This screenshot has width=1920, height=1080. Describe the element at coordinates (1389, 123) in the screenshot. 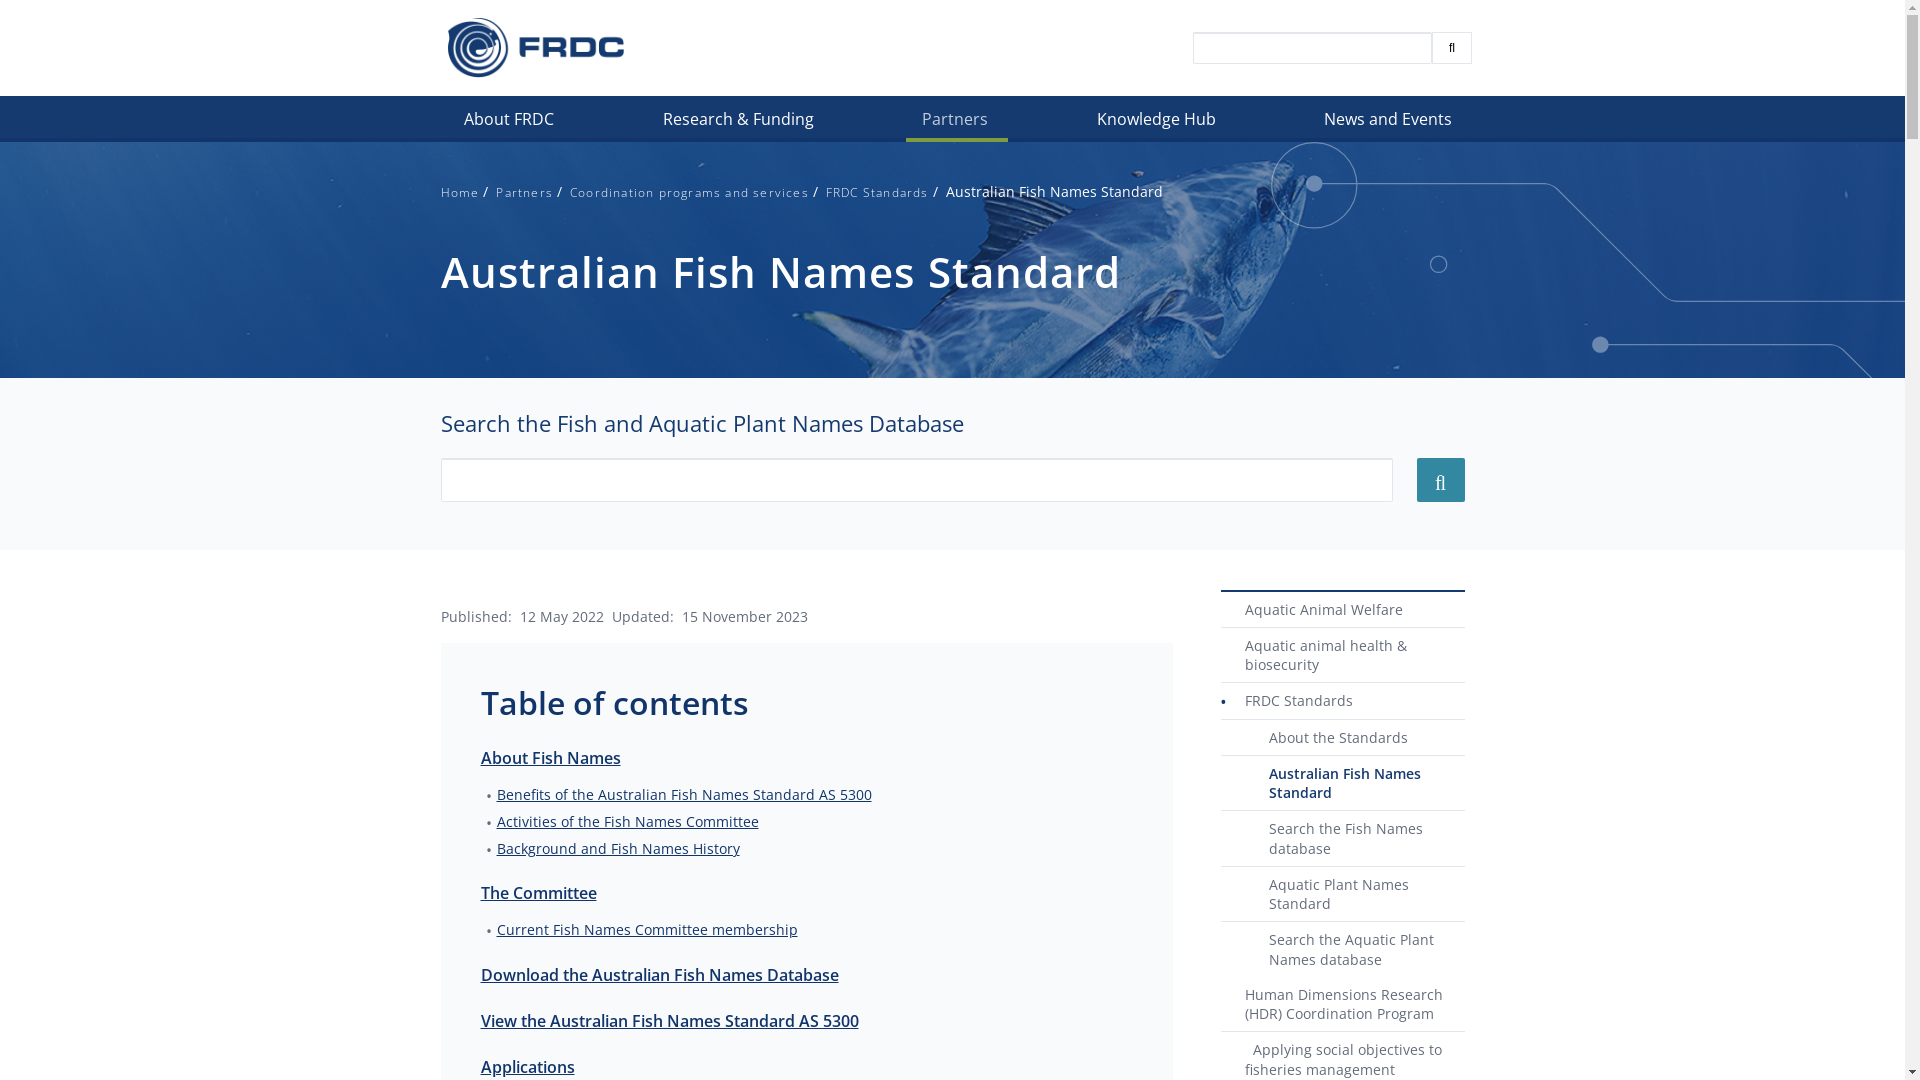

I see `'News and Events'` at that location.